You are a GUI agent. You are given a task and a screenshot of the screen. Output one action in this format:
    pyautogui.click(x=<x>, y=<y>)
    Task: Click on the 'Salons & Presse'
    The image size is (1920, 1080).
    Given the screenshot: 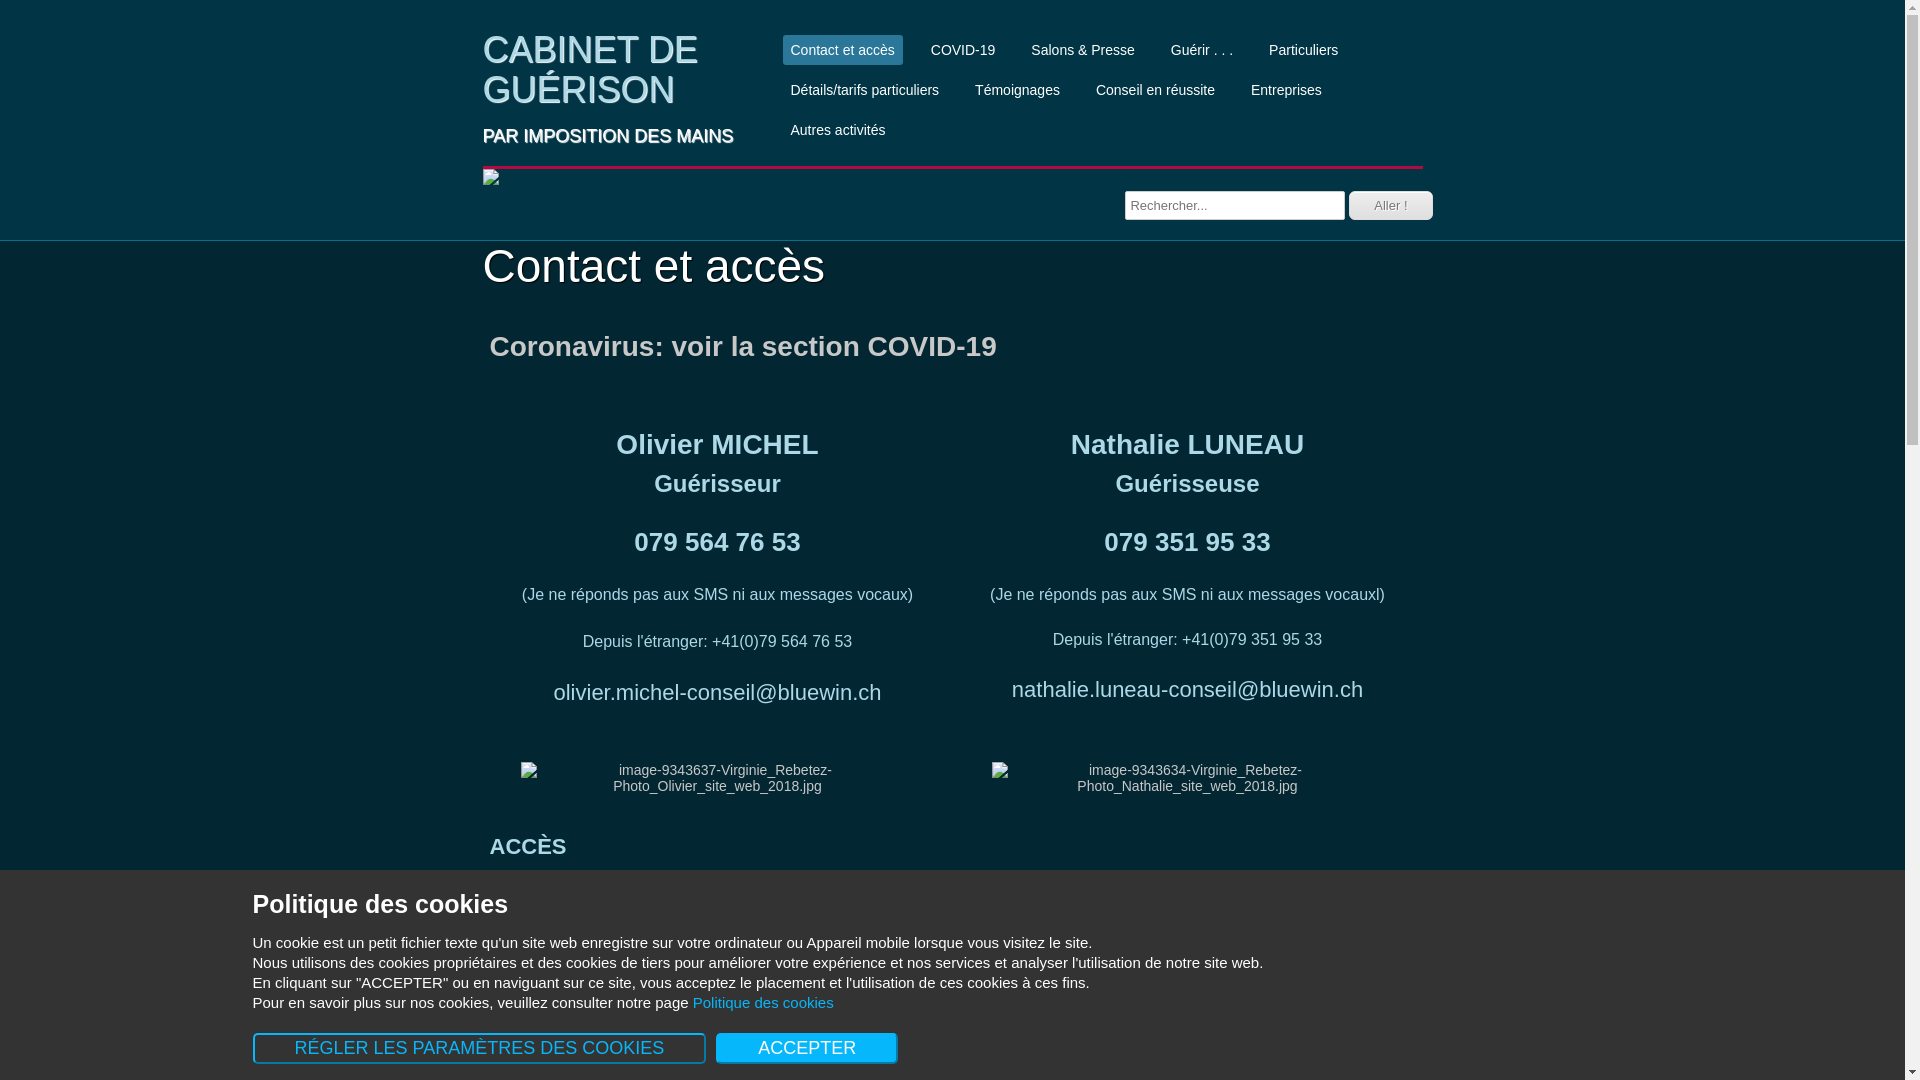 What is the action you would take?
    pyautogui.click(x=1082, y=49)
    